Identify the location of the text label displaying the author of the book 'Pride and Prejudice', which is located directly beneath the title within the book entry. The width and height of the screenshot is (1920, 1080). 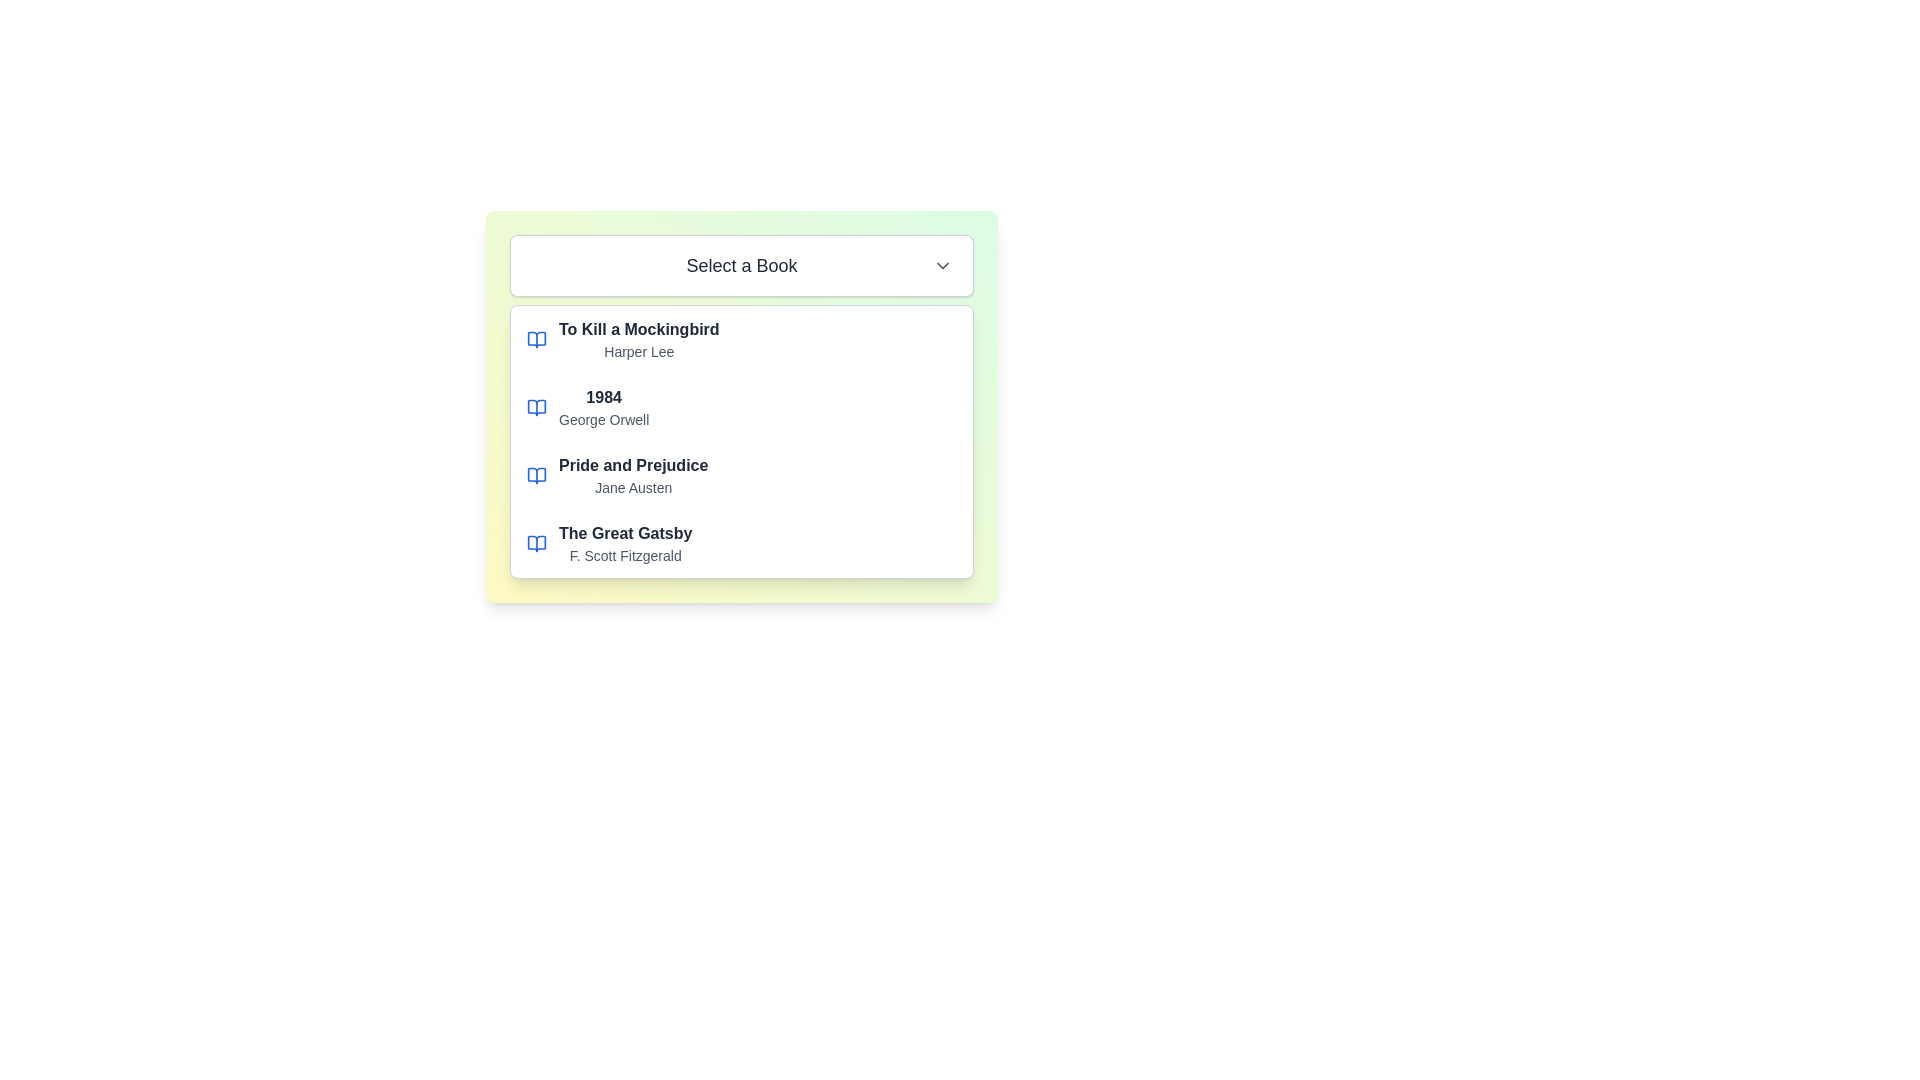
(632, 488).